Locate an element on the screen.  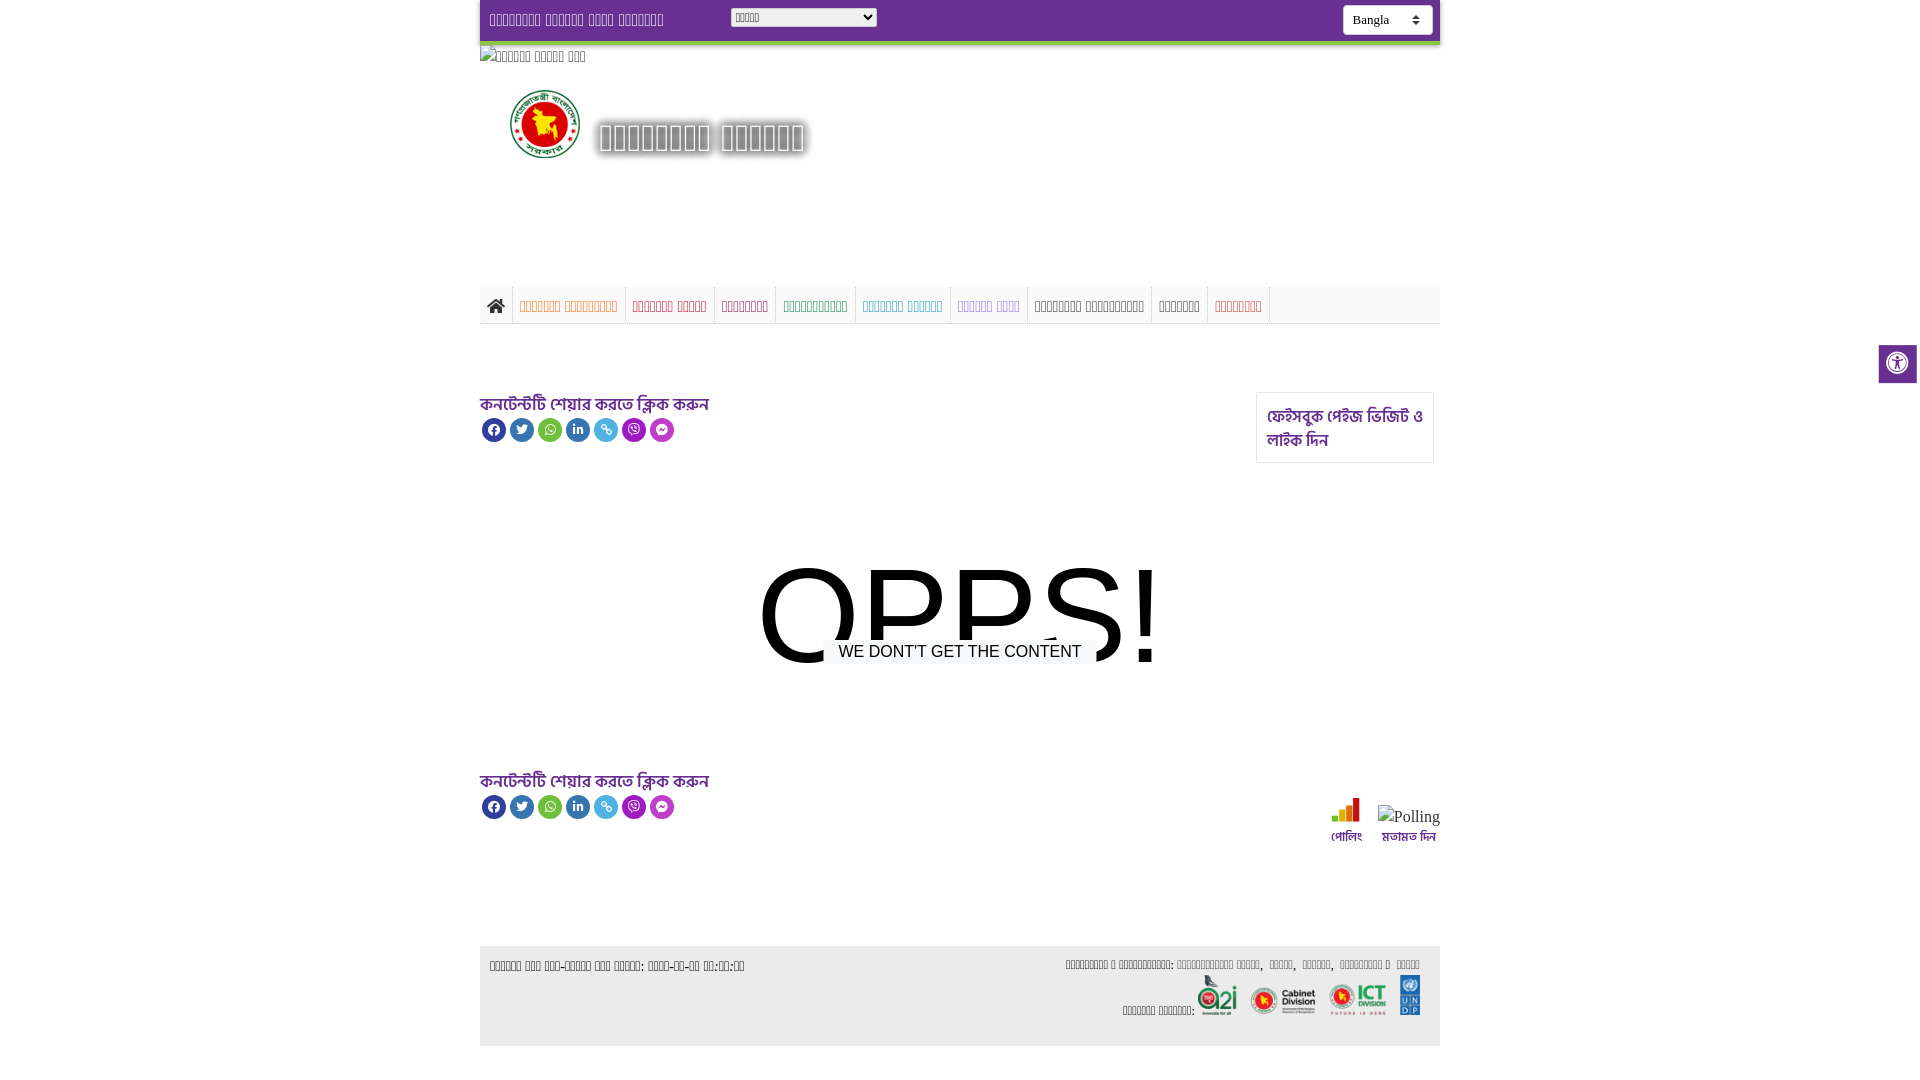
' is located at coordinates (561, 123).